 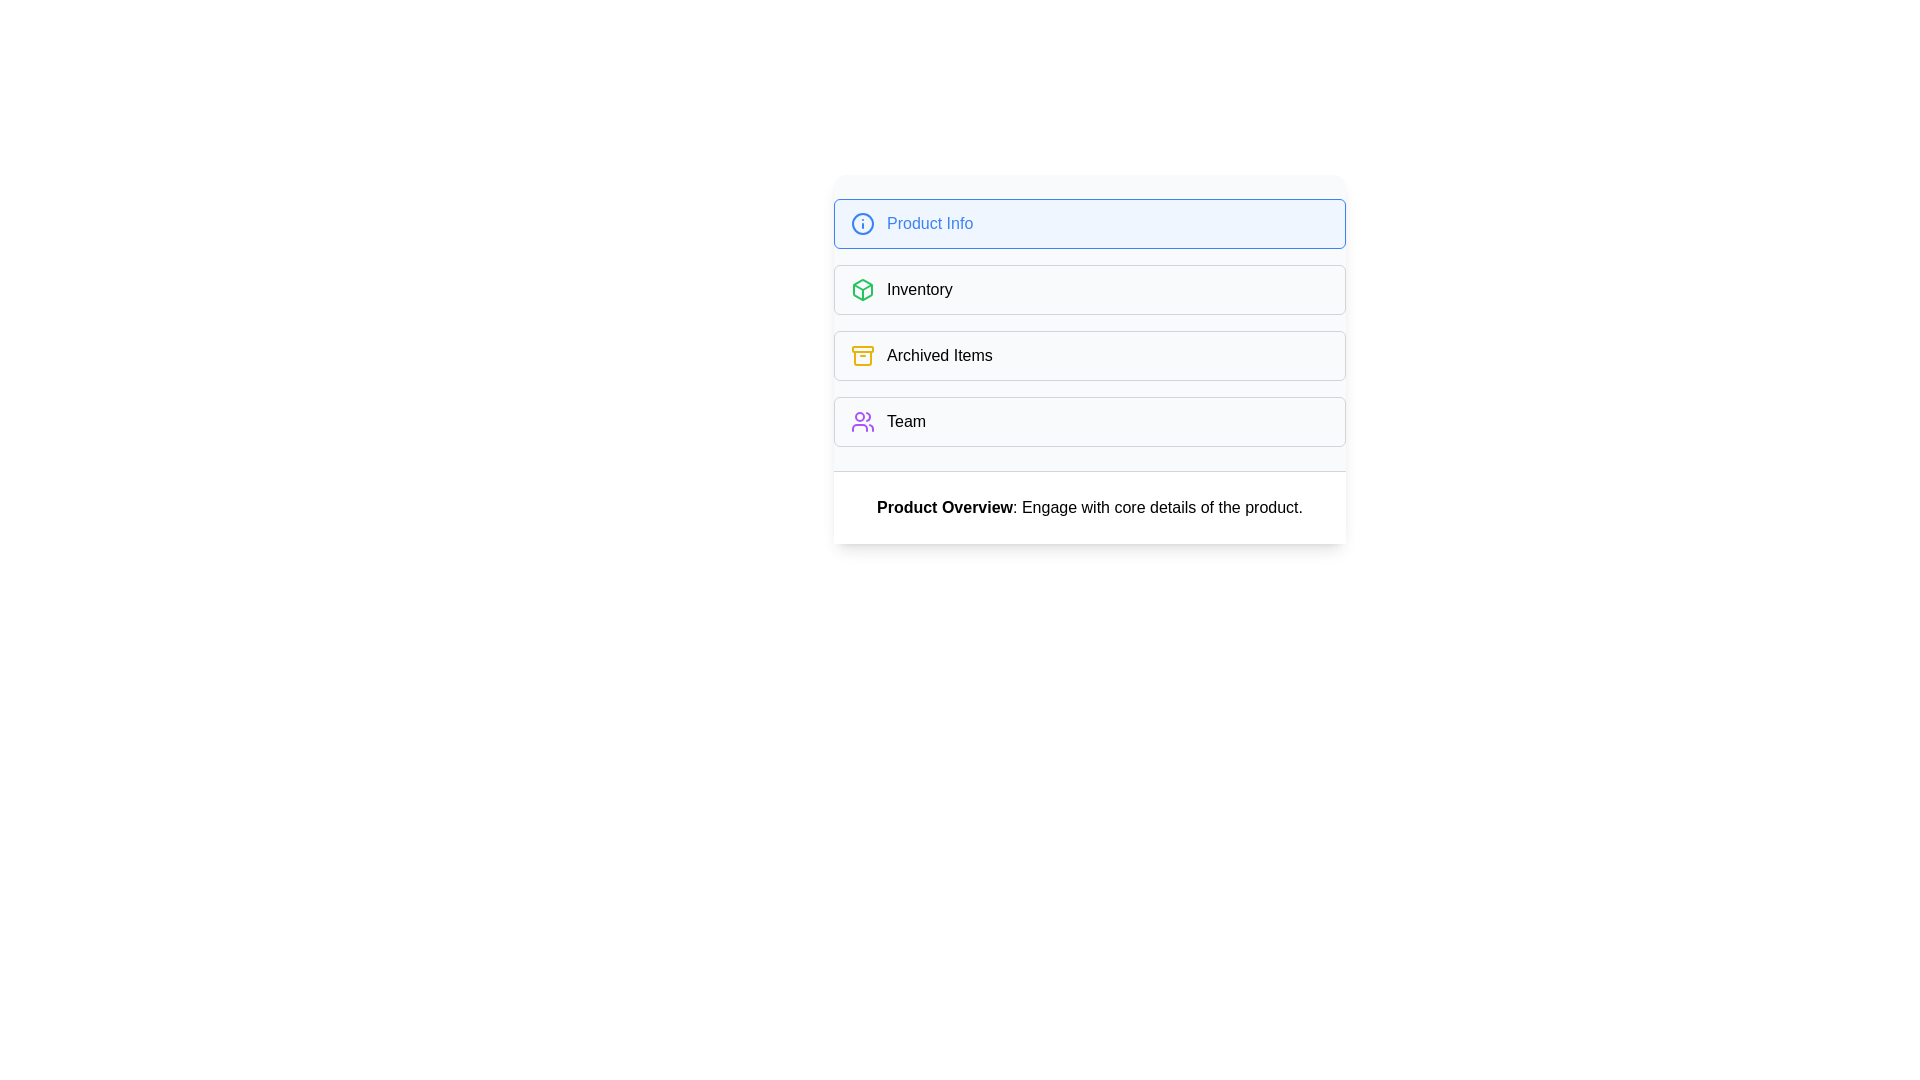 What do you see at coordinates (1088, 354) in the screenshot?
I see `the tab titled Archived Items by clicking on its title` at bounding box center [1088, 354].